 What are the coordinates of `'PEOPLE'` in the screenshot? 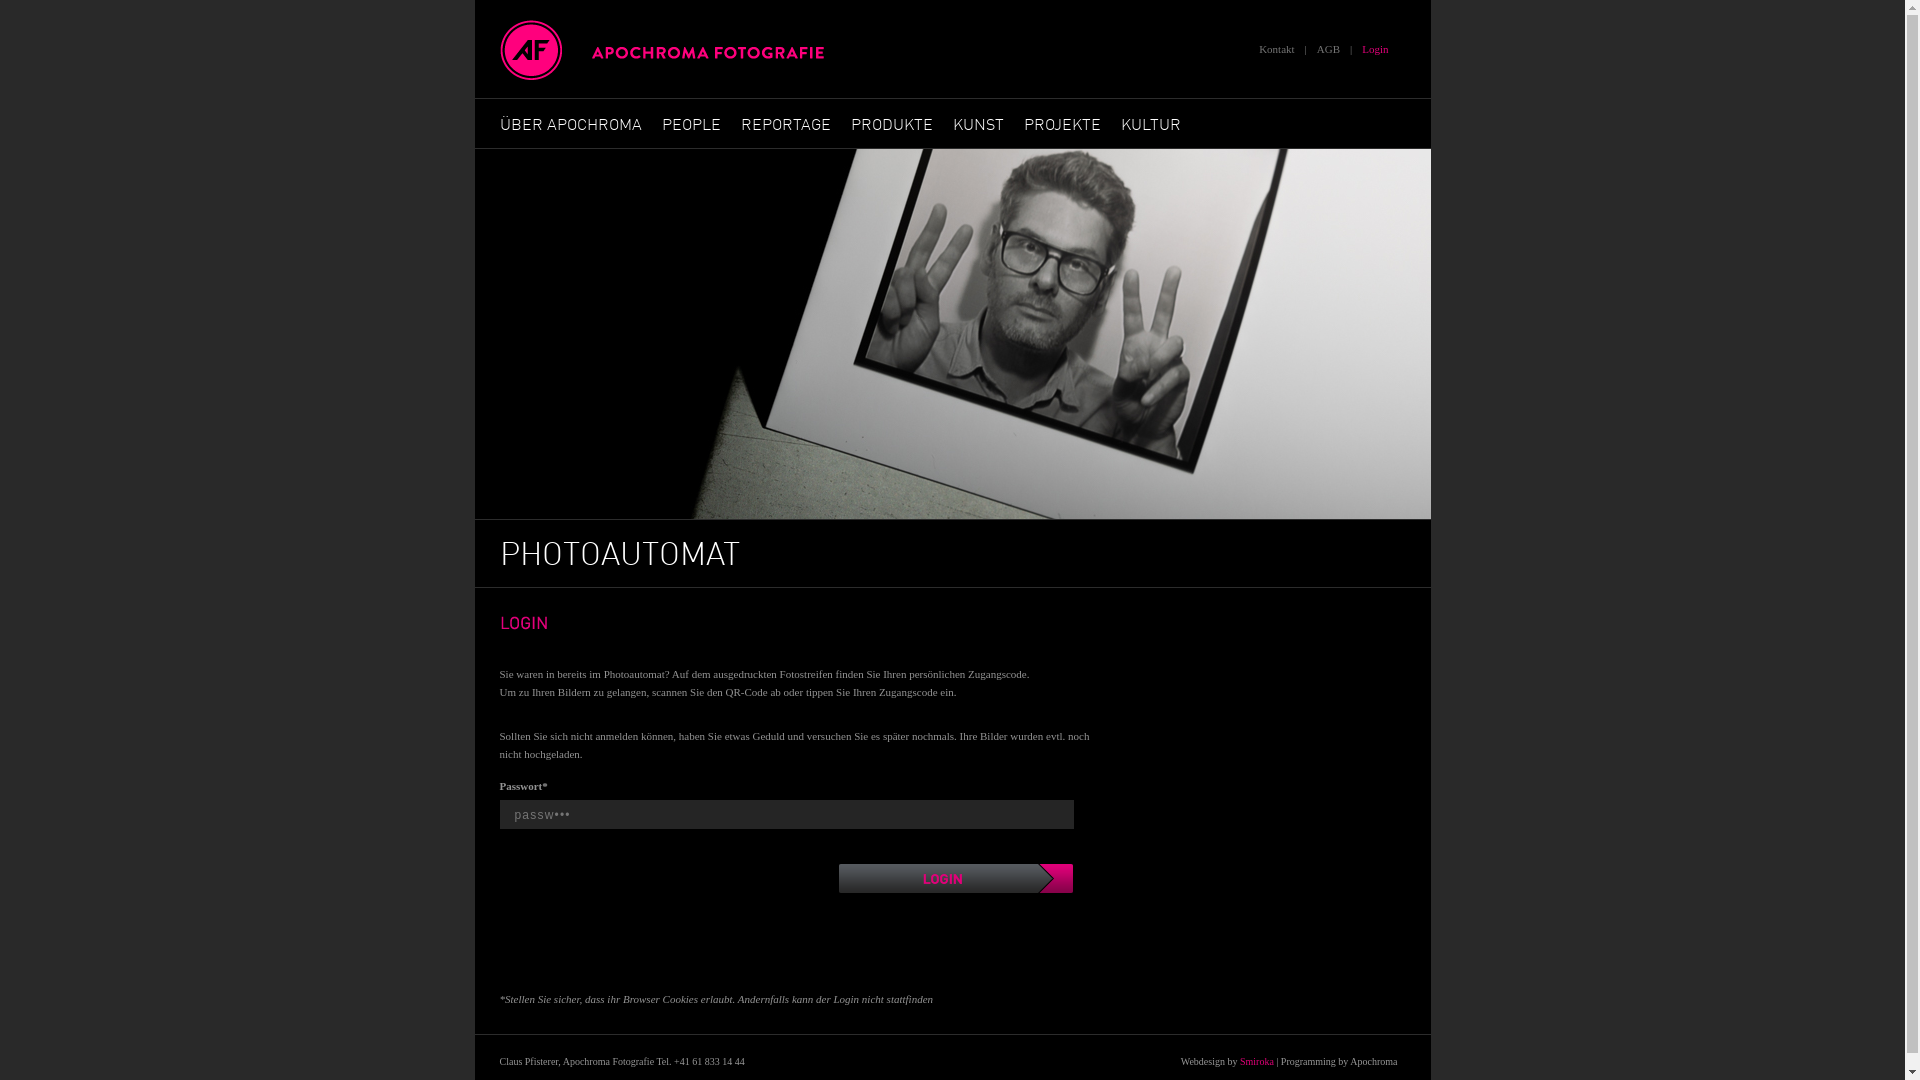 It's located at (662, 126).